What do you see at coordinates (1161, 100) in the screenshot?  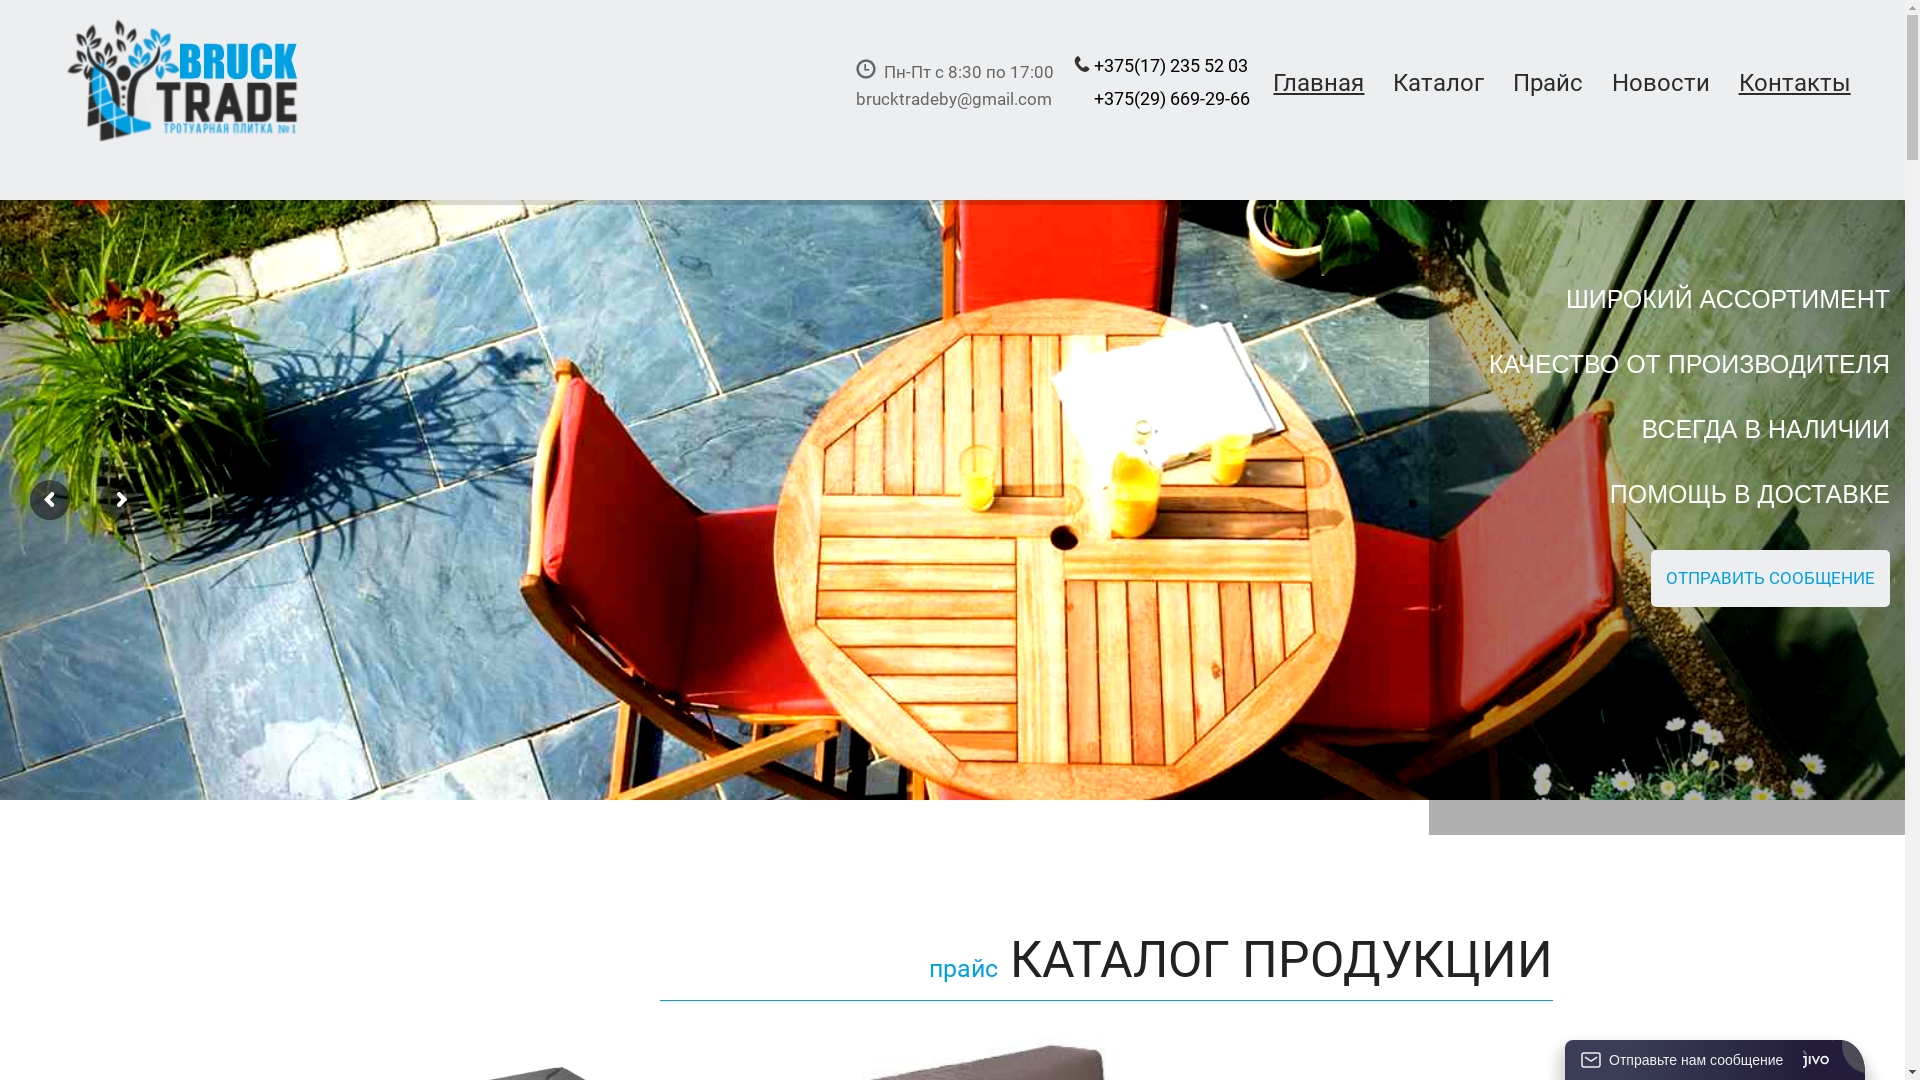 I see `'+375(17) 235 52 03` at bounding box center [1161, 100].